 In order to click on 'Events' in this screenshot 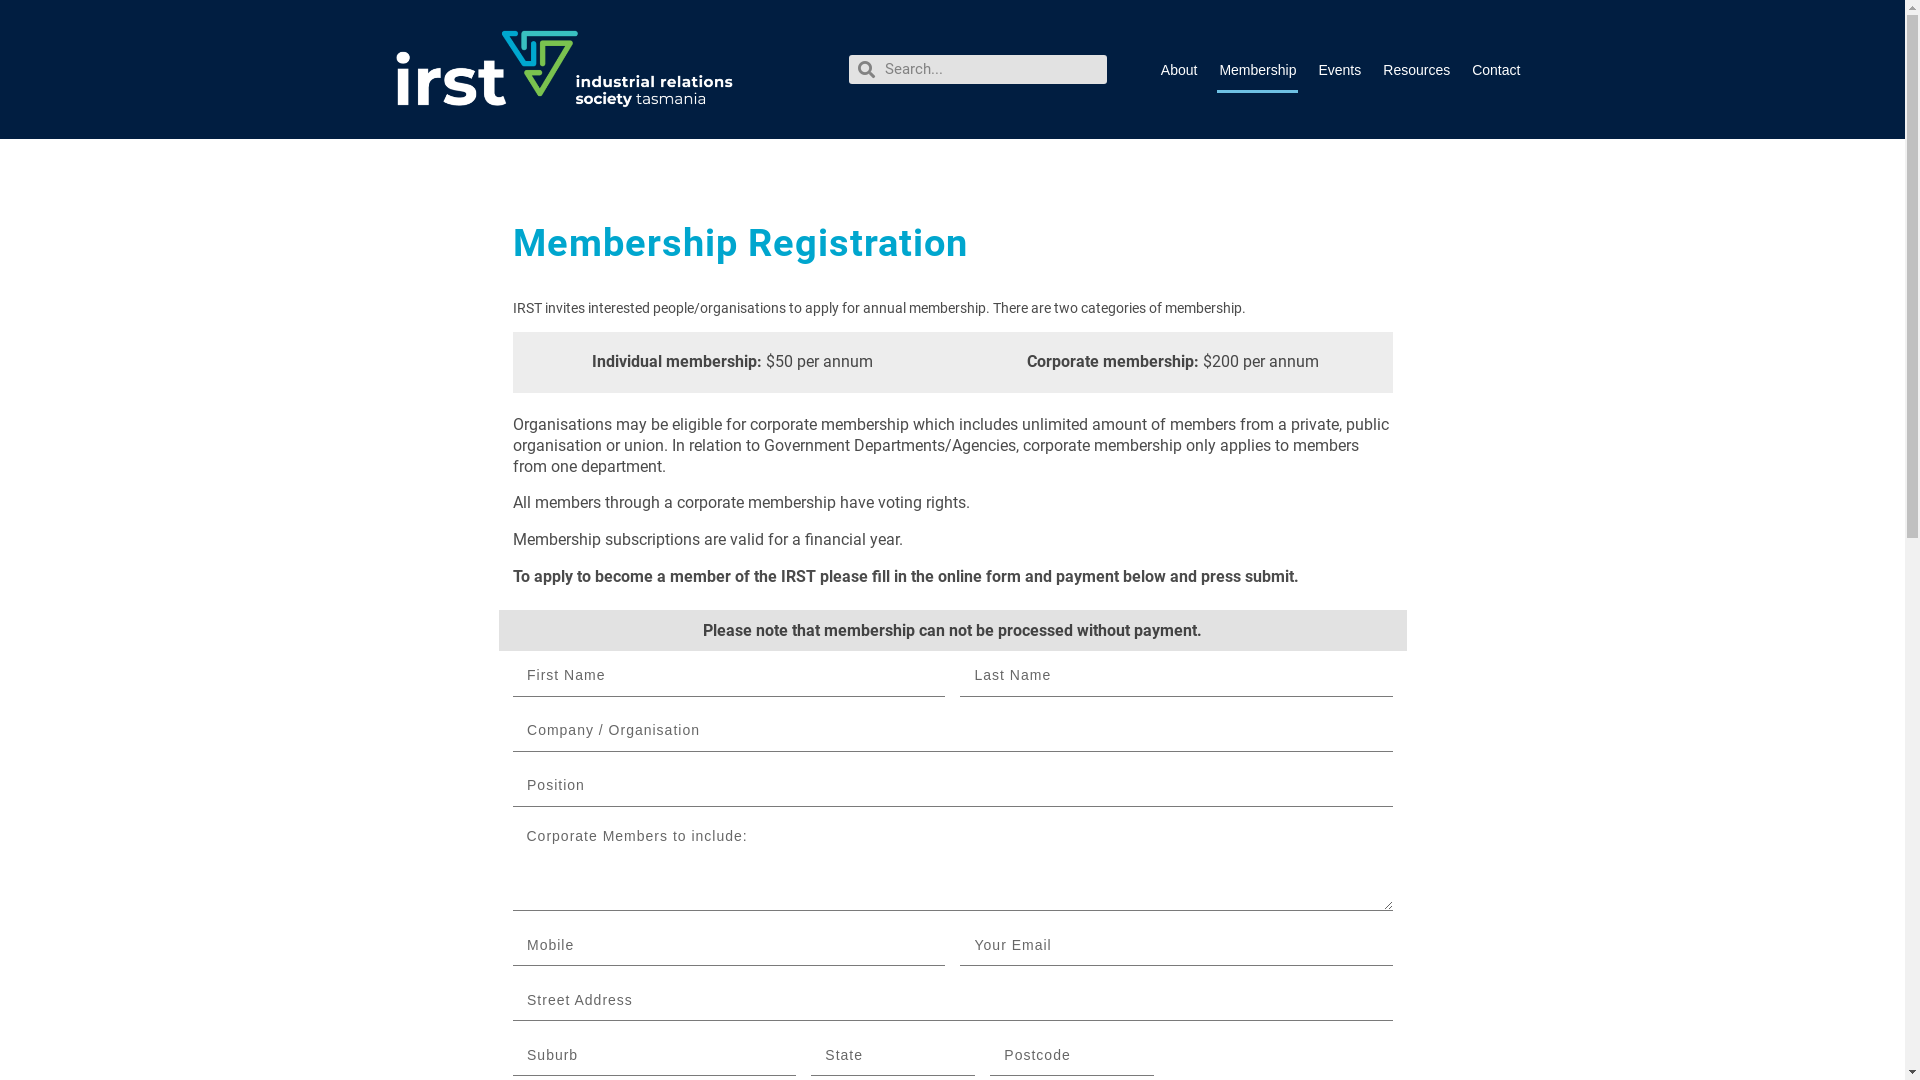, I will do `click(1315, 68)`.